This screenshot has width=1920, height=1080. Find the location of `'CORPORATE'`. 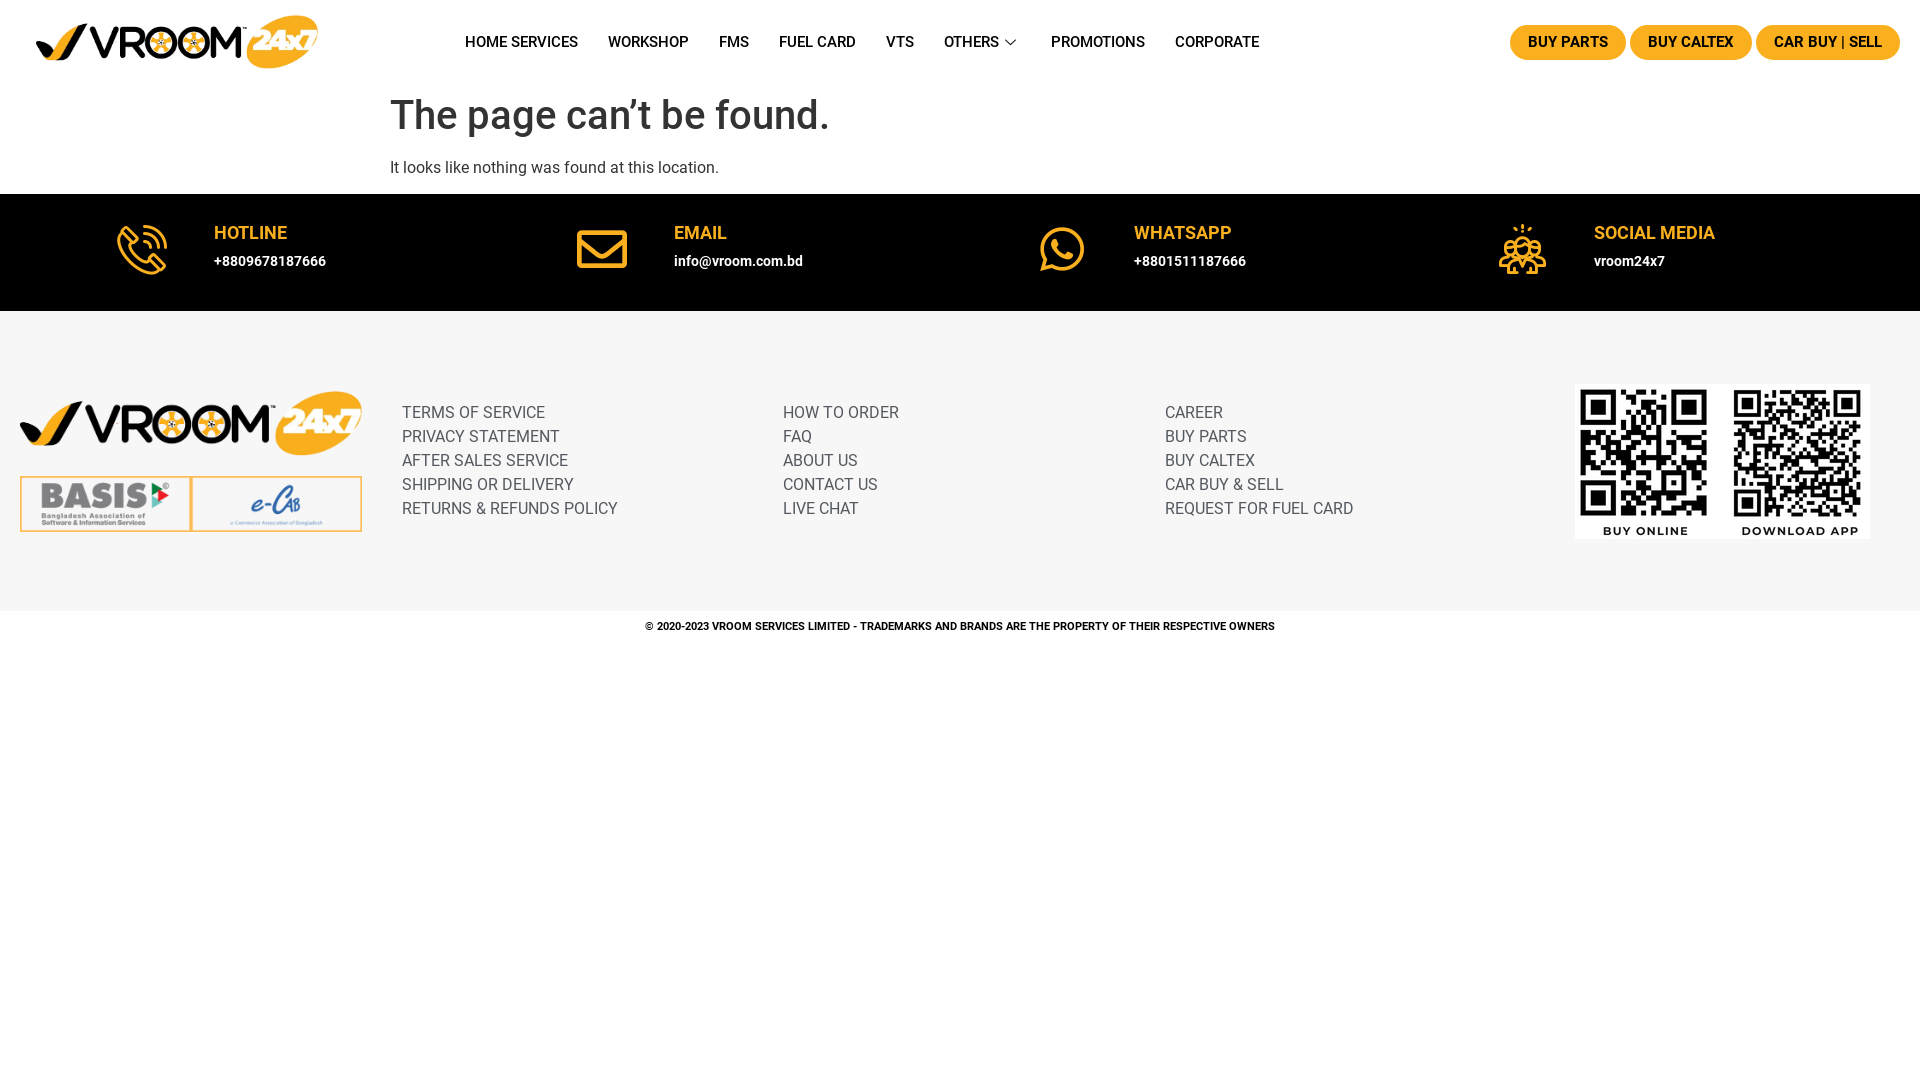

'CORPORATE' is located at coordinates (1216, 42).